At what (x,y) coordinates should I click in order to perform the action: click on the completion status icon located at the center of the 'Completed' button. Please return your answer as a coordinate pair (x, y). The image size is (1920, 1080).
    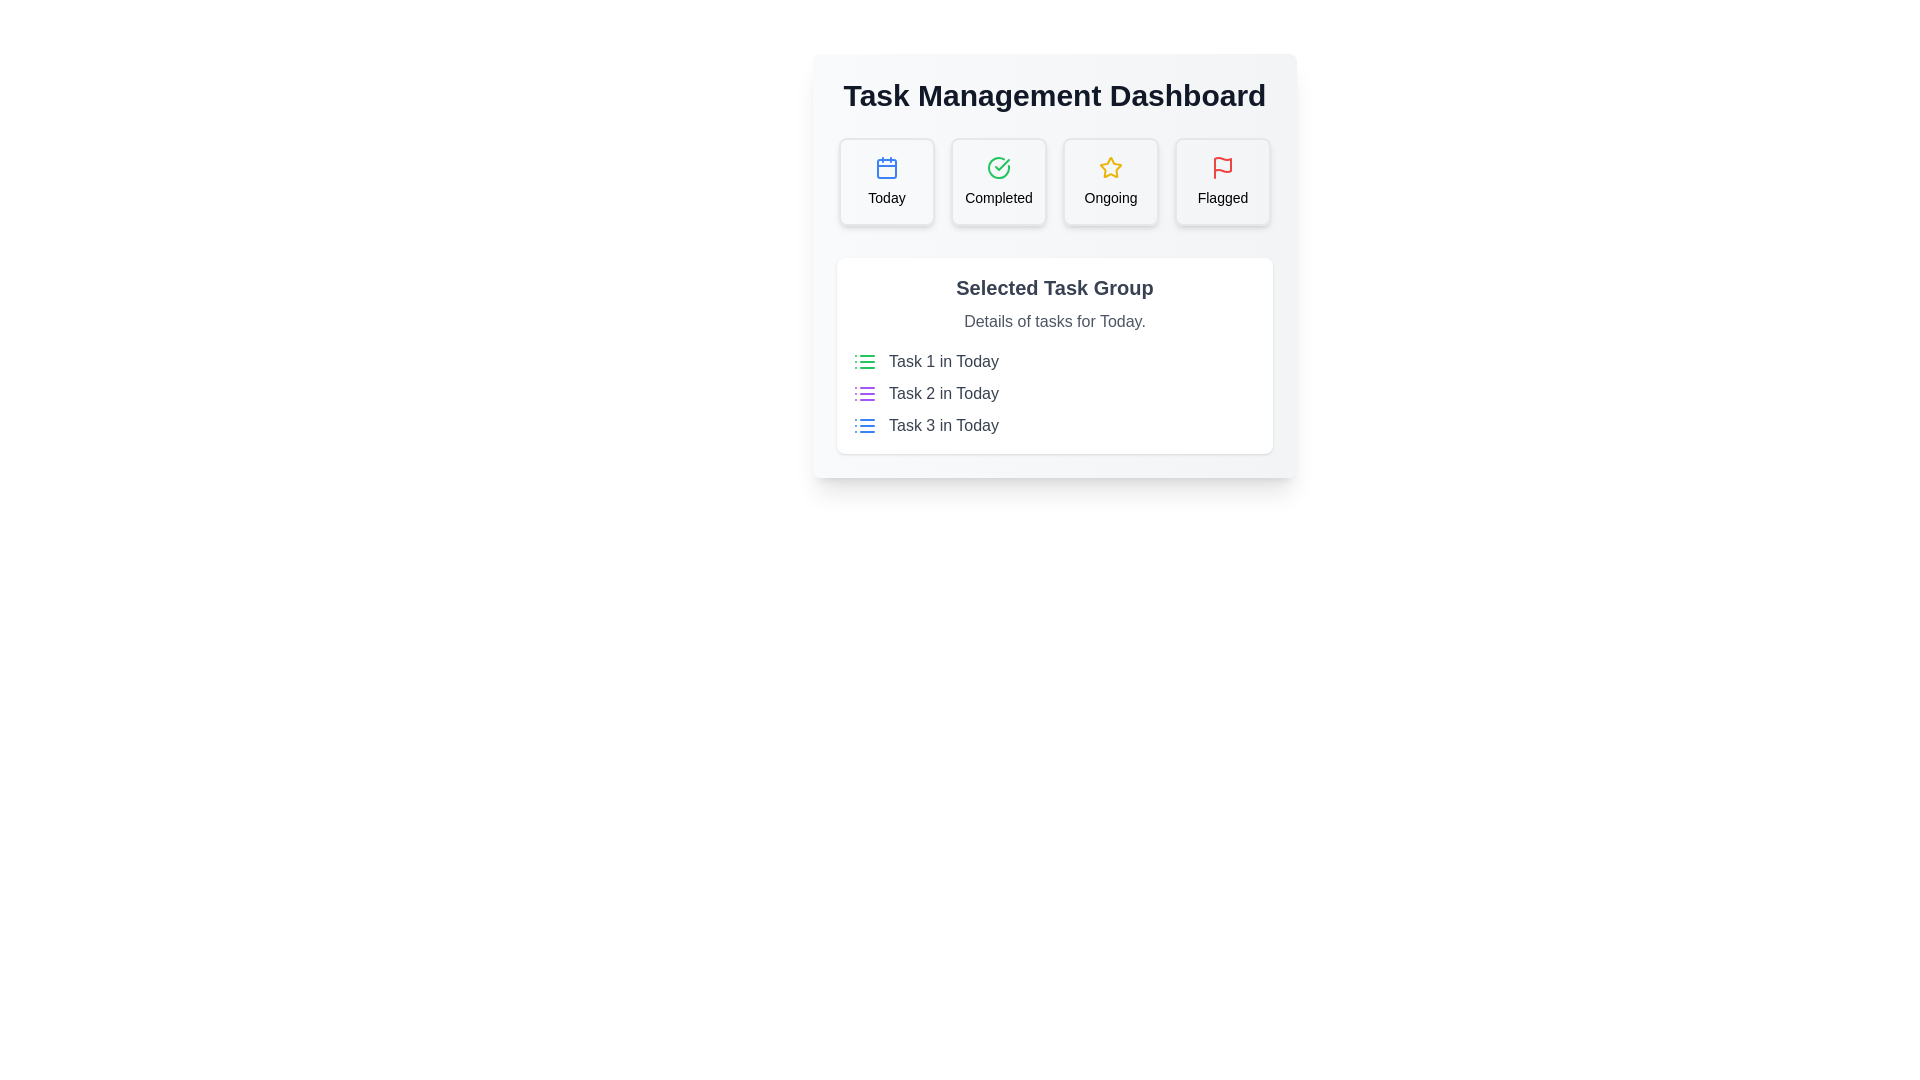
    Looking at the image, I should click on (998, 167).